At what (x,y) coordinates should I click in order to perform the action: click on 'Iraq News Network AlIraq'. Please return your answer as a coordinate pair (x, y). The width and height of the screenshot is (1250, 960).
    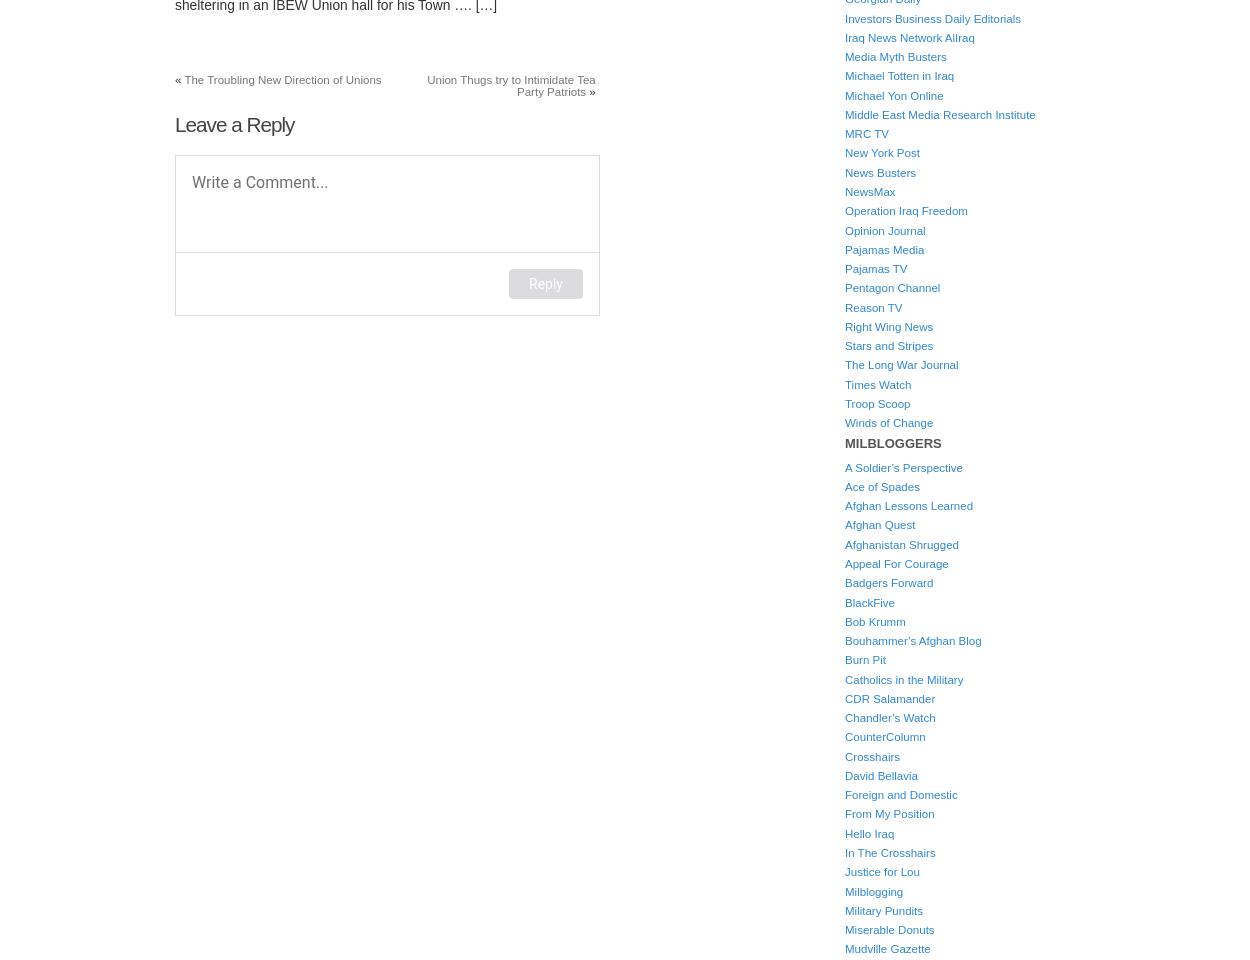
    Looking at the image, I should click on (909, 35).